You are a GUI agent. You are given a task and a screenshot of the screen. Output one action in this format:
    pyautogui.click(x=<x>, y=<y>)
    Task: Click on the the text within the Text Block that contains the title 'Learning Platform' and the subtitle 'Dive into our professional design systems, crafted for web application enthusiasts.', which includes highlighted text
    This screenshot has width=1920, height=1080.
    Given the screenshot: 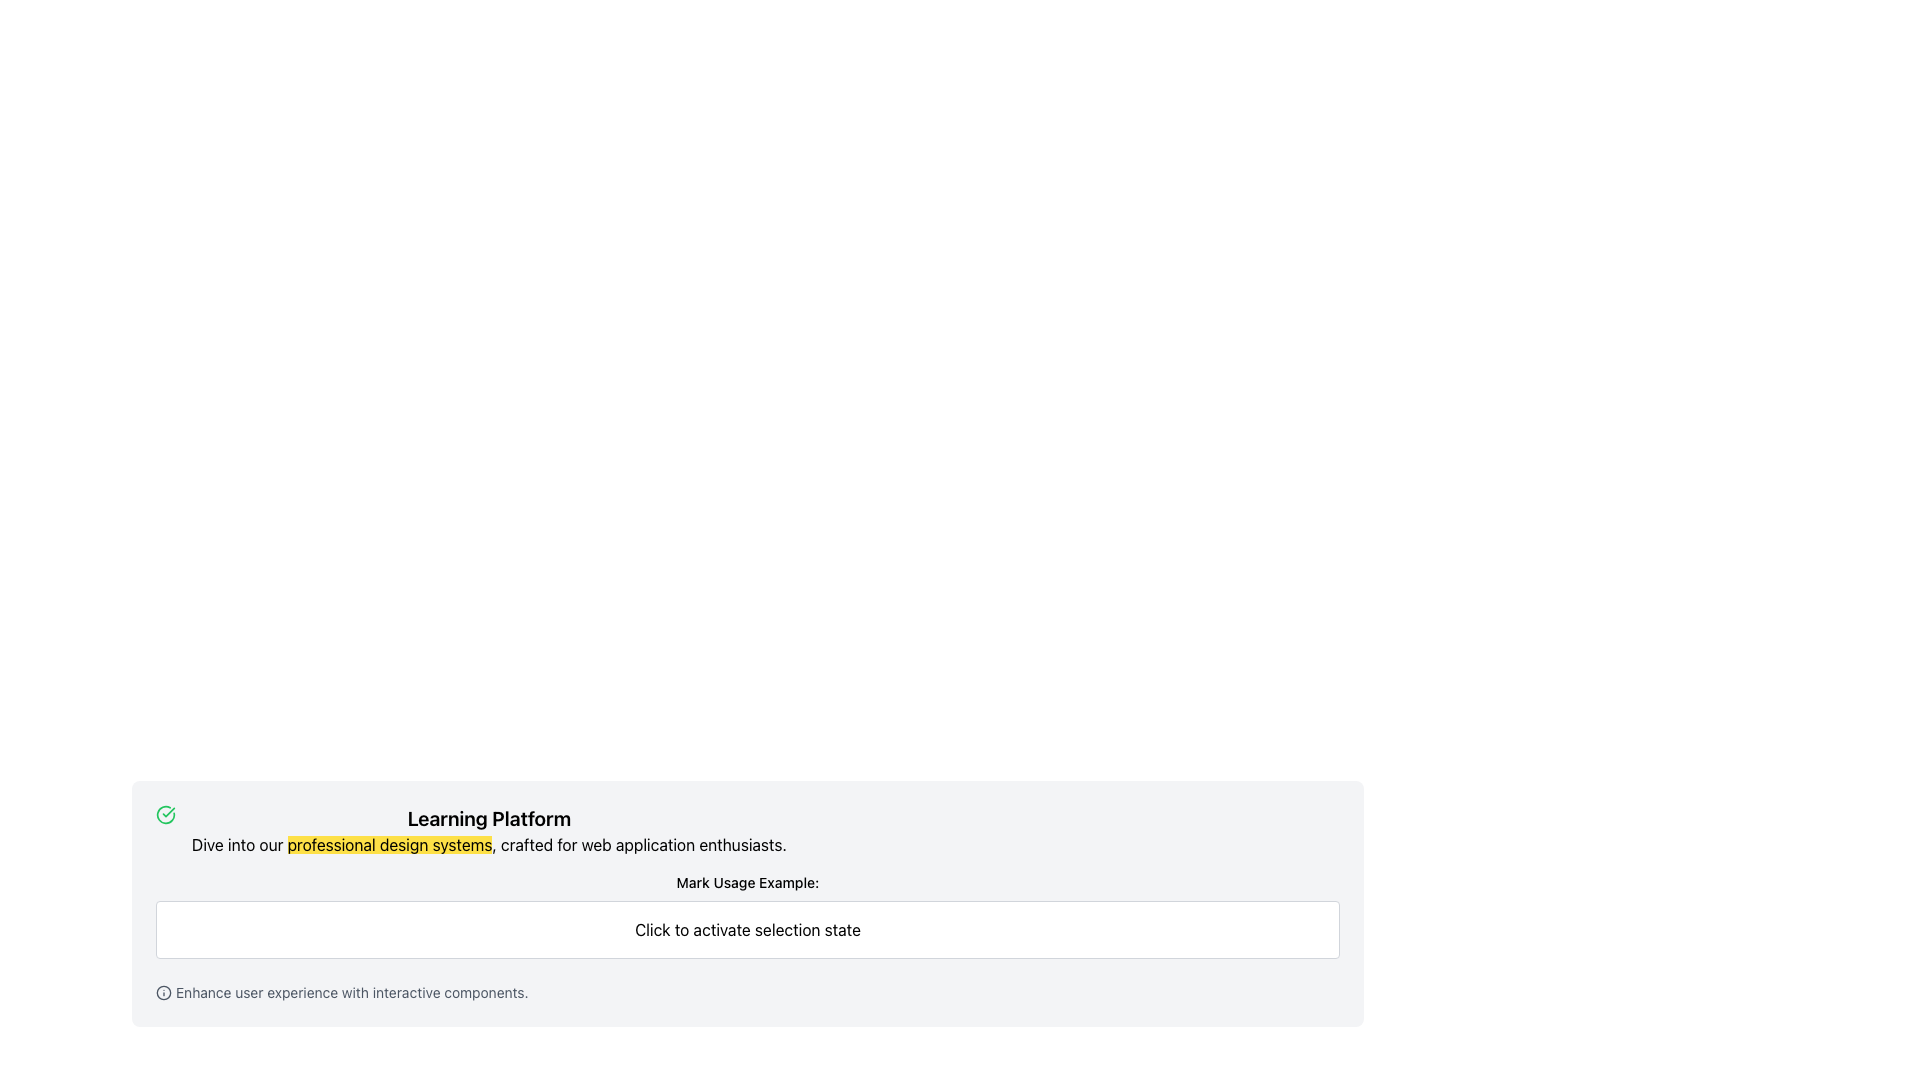 What is the action you would take?
    pyautogui.click(x=489, y=830)
    